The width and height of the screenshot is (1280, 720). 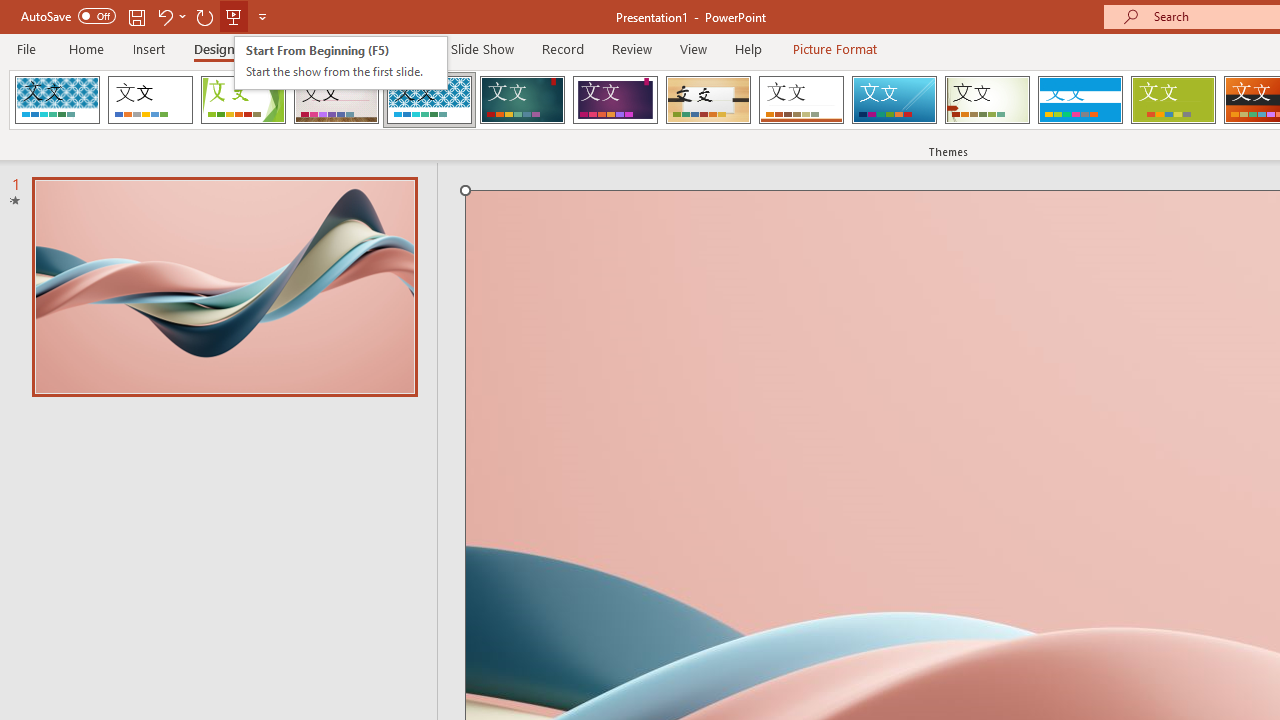 I want to click on 'Ion Boardroom', so click(x=614, y=100).